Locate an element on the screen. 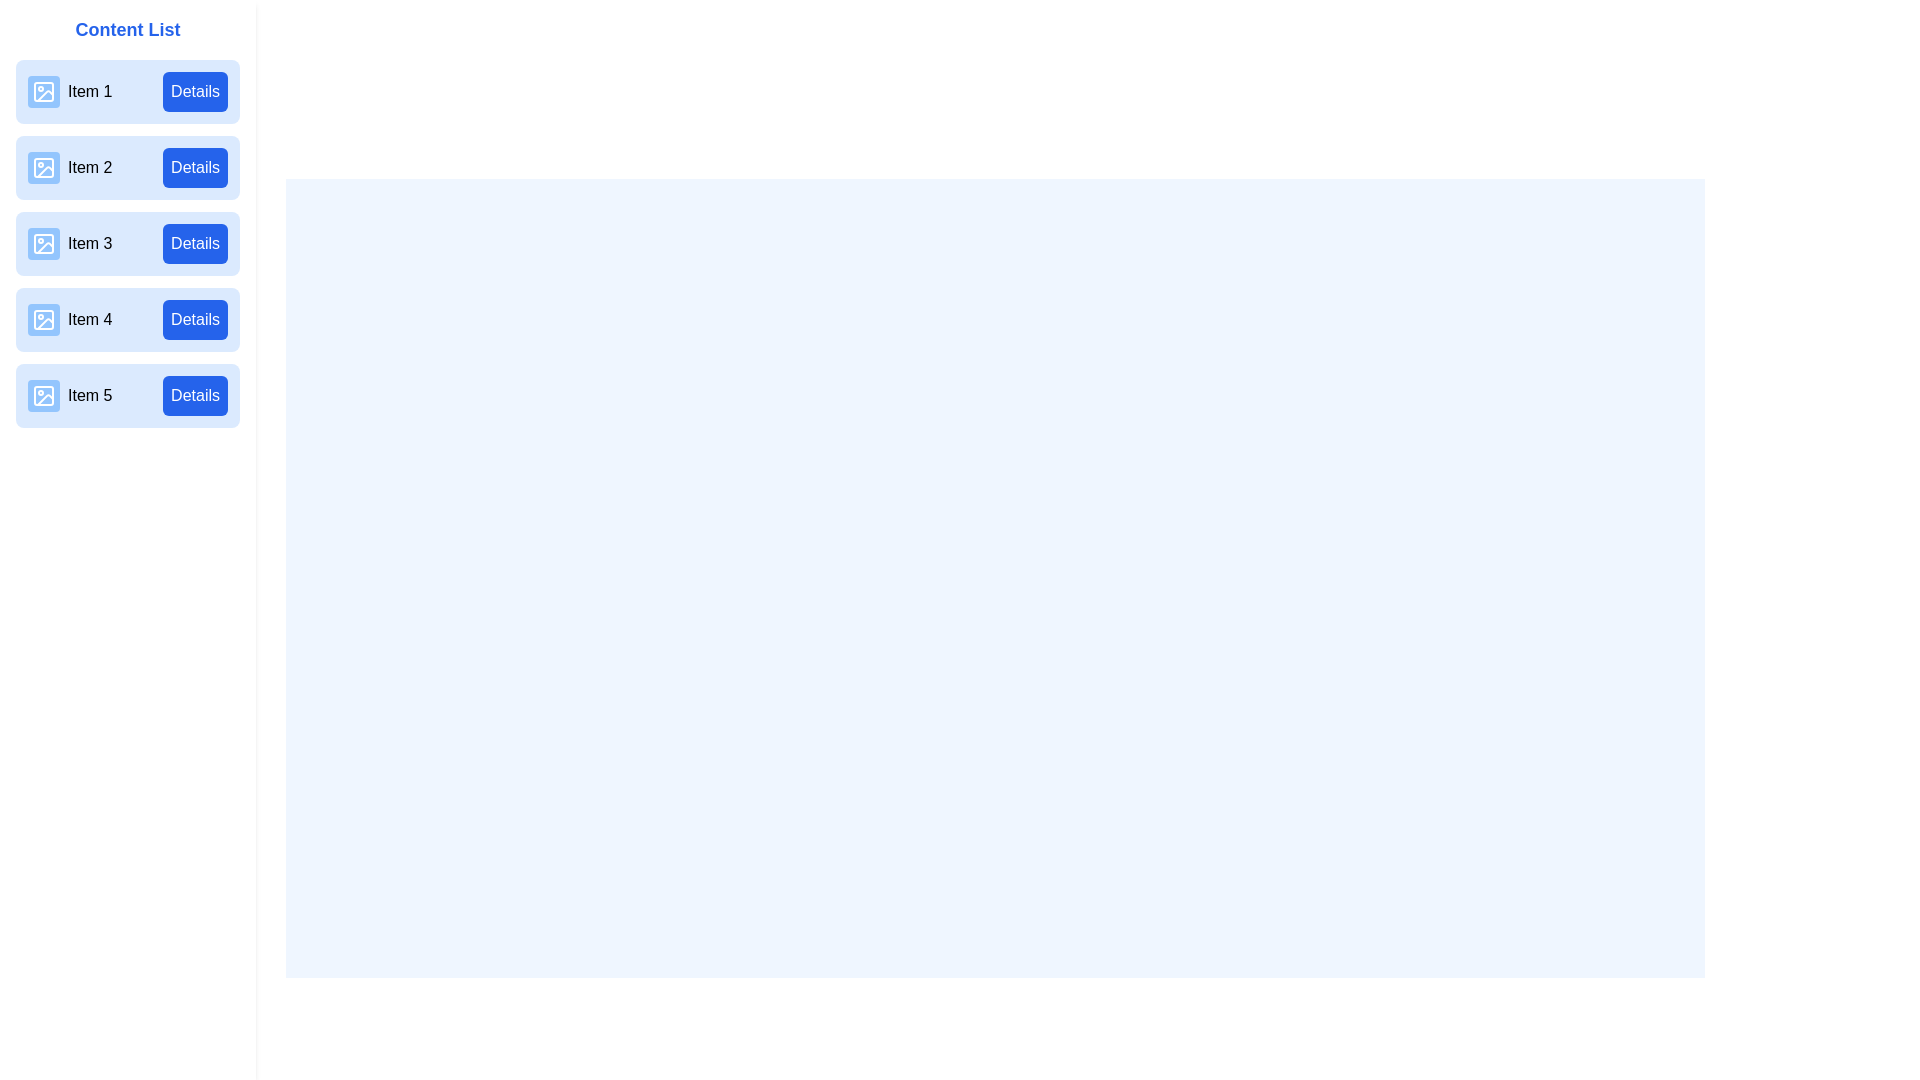 The image size is (1920, 1080). the icon resembling a photograph symbol within the third light blue button under 'Content List' labeled 'Item 3.' is located at coordinates (43, 242).